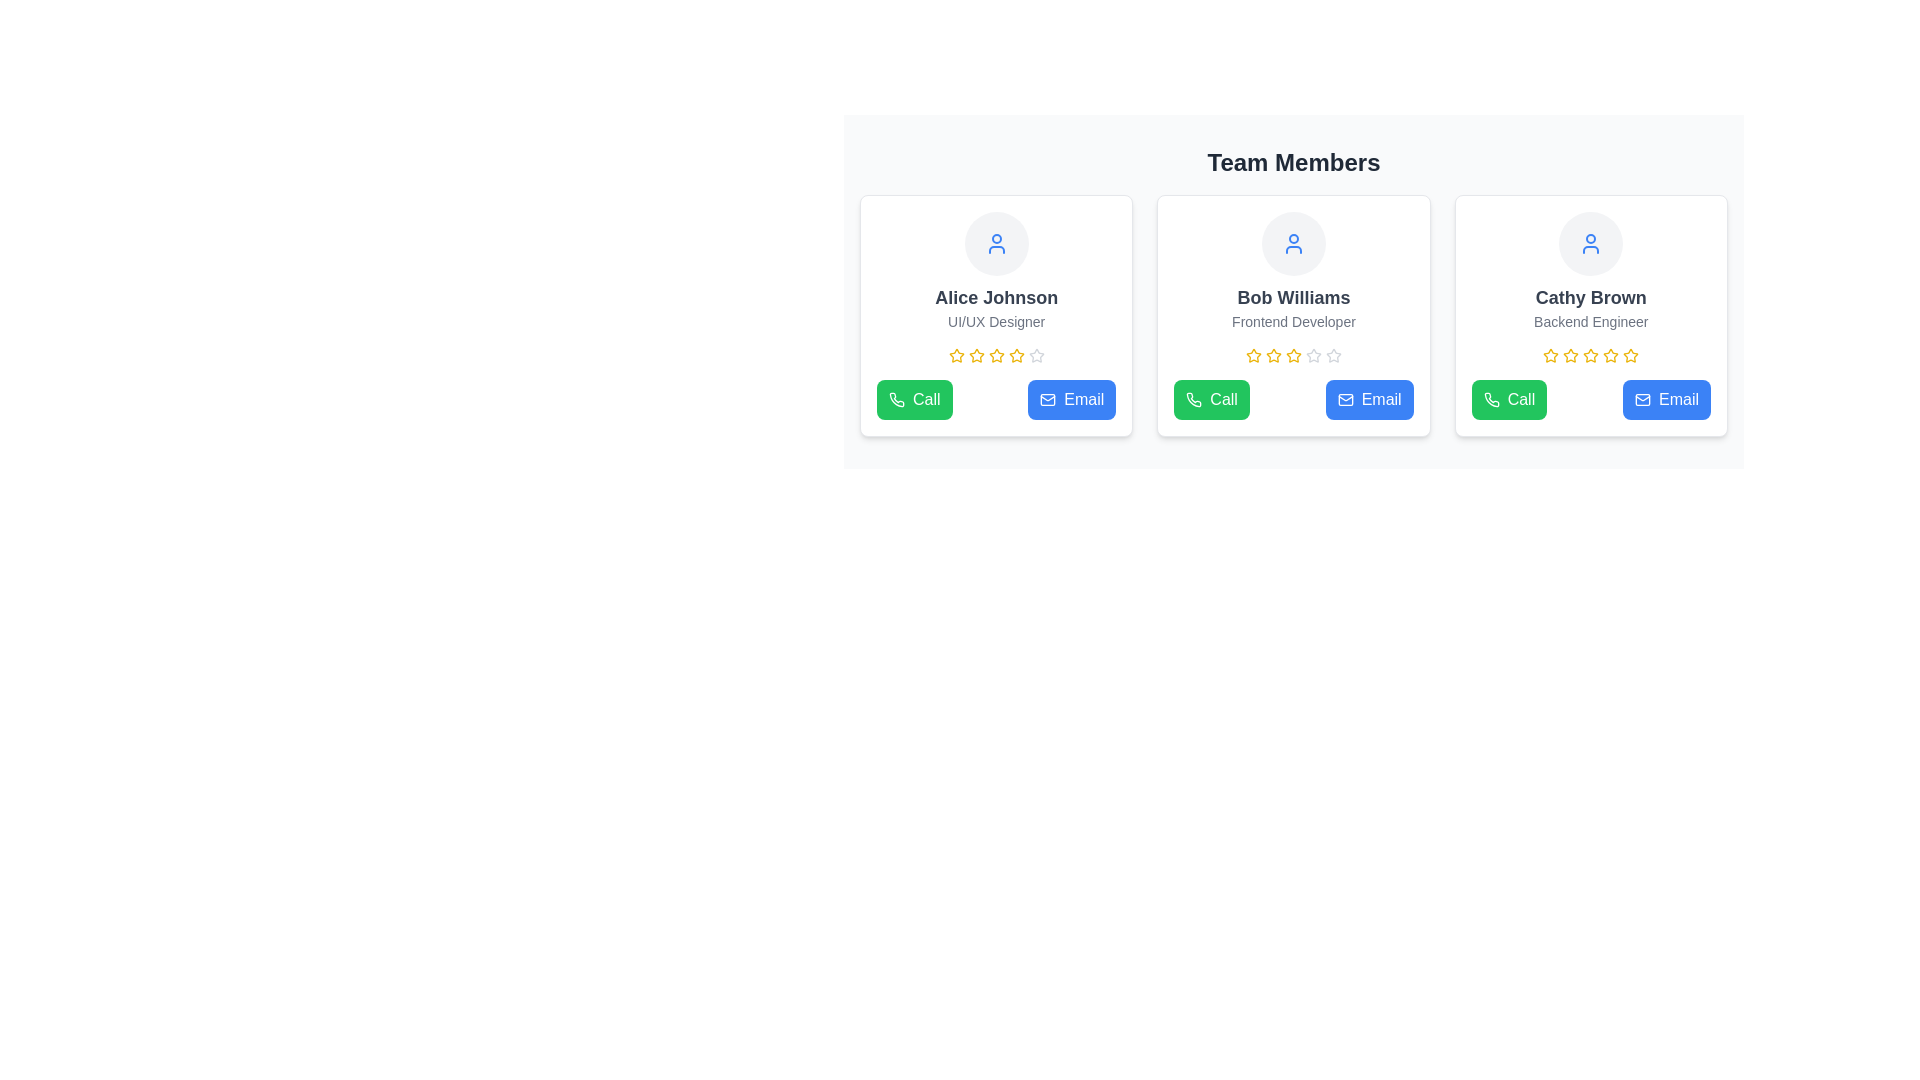 Image resolution: width=1920 pixels, height=1080 pixels. Describe the element at coordinates (1294, 320) in the screenshot. I see `the static text element indicating the professional title of 'Bob Williams', which is located below his name and above the rating stars` at that location.